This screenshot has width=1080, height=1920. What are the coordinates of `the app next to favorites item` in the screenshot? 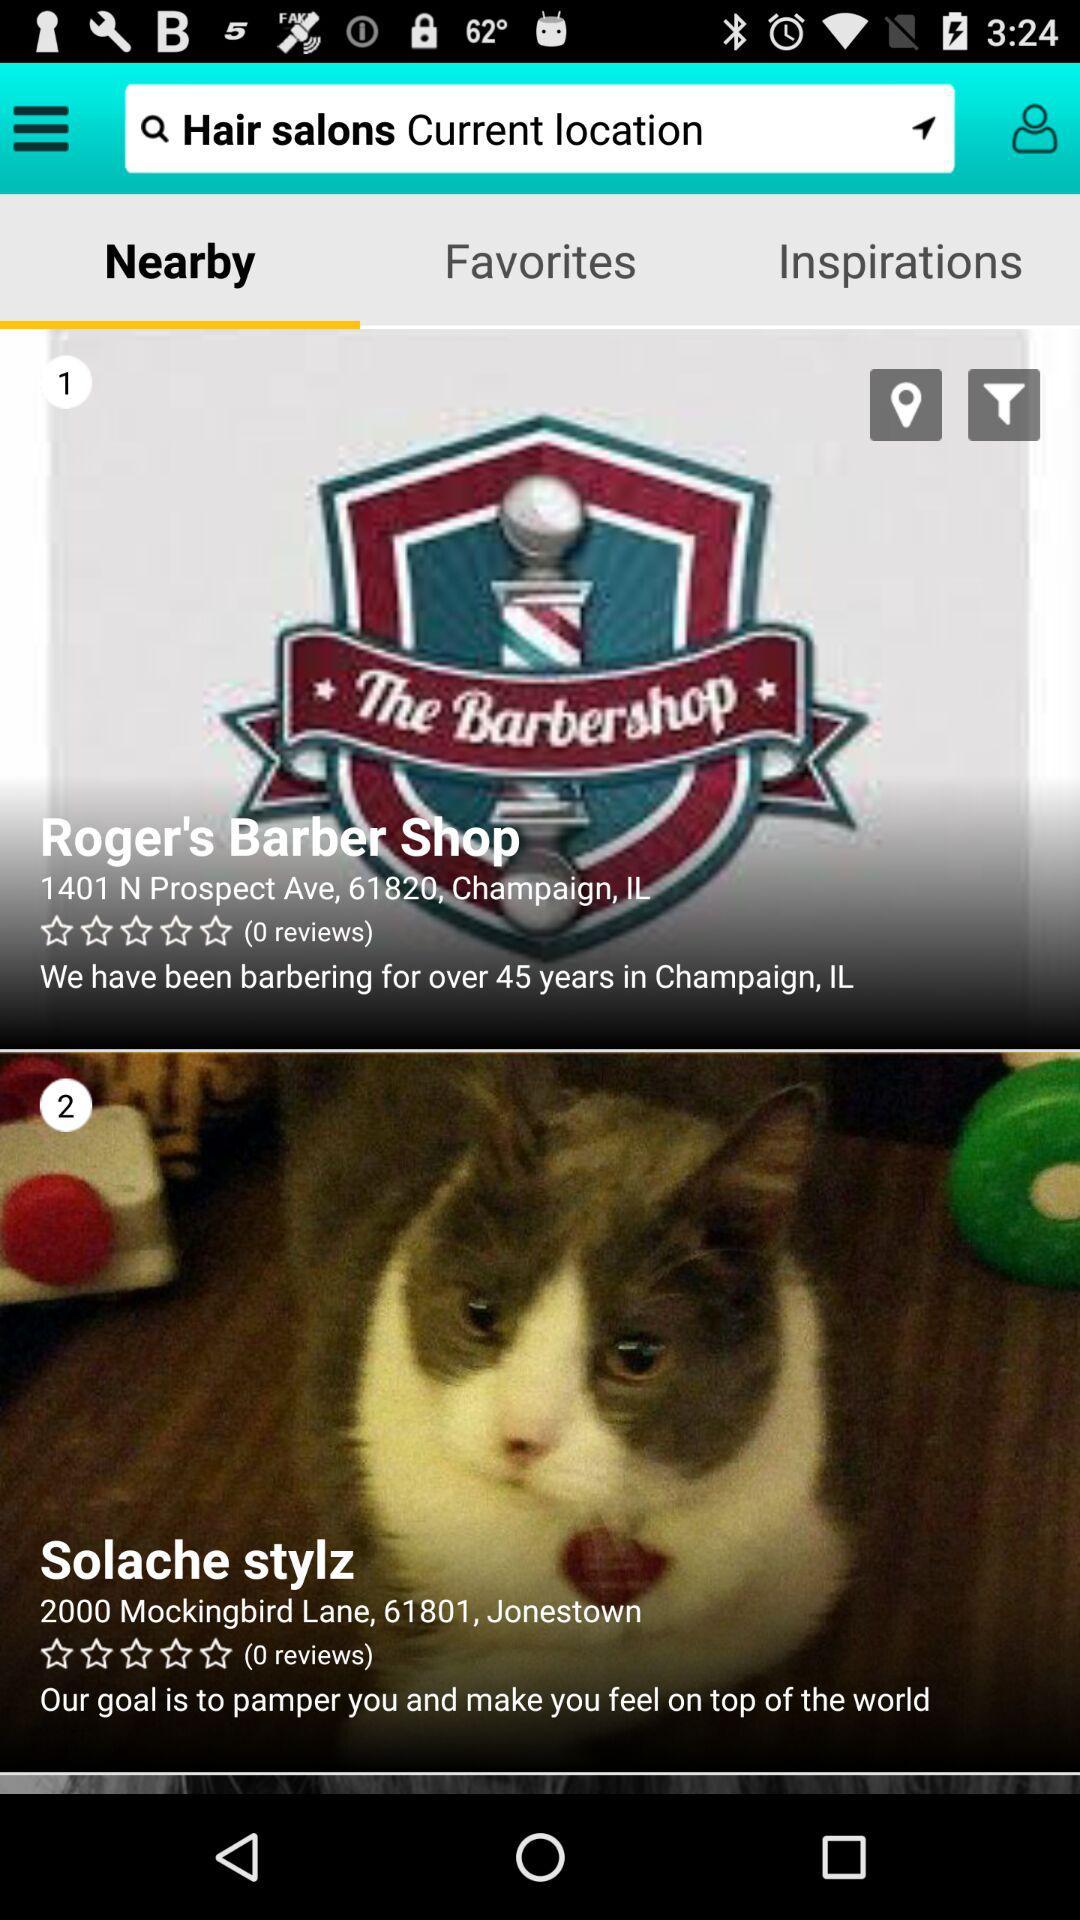 It's located at (180, 258).